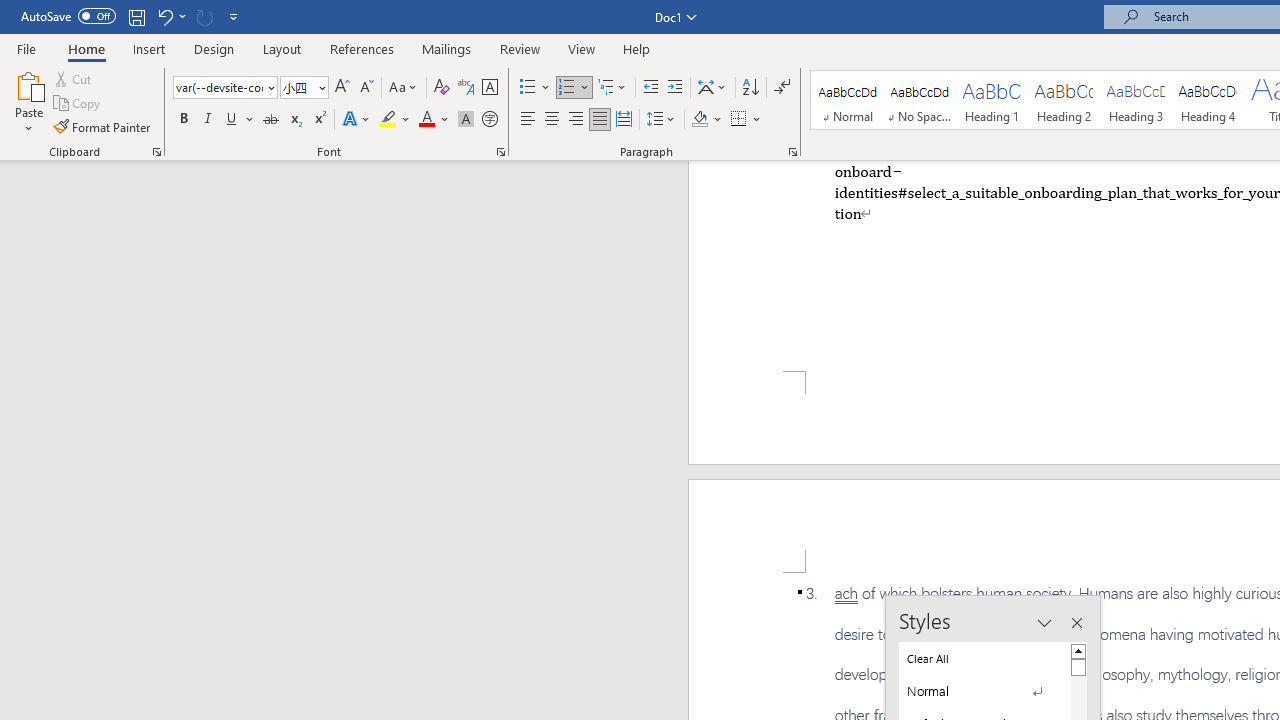 The height and width of the screenshot is (720, 1280). I want to click on 'Can', so click(204, 16).